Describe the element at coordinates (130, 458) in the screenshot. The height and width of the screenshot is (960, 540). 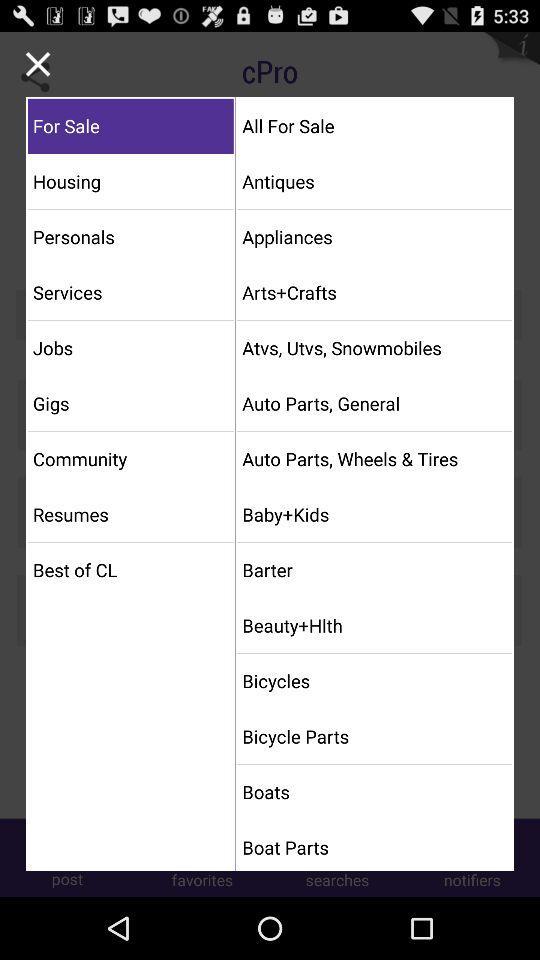
I see `app above resumes icon` at that location.